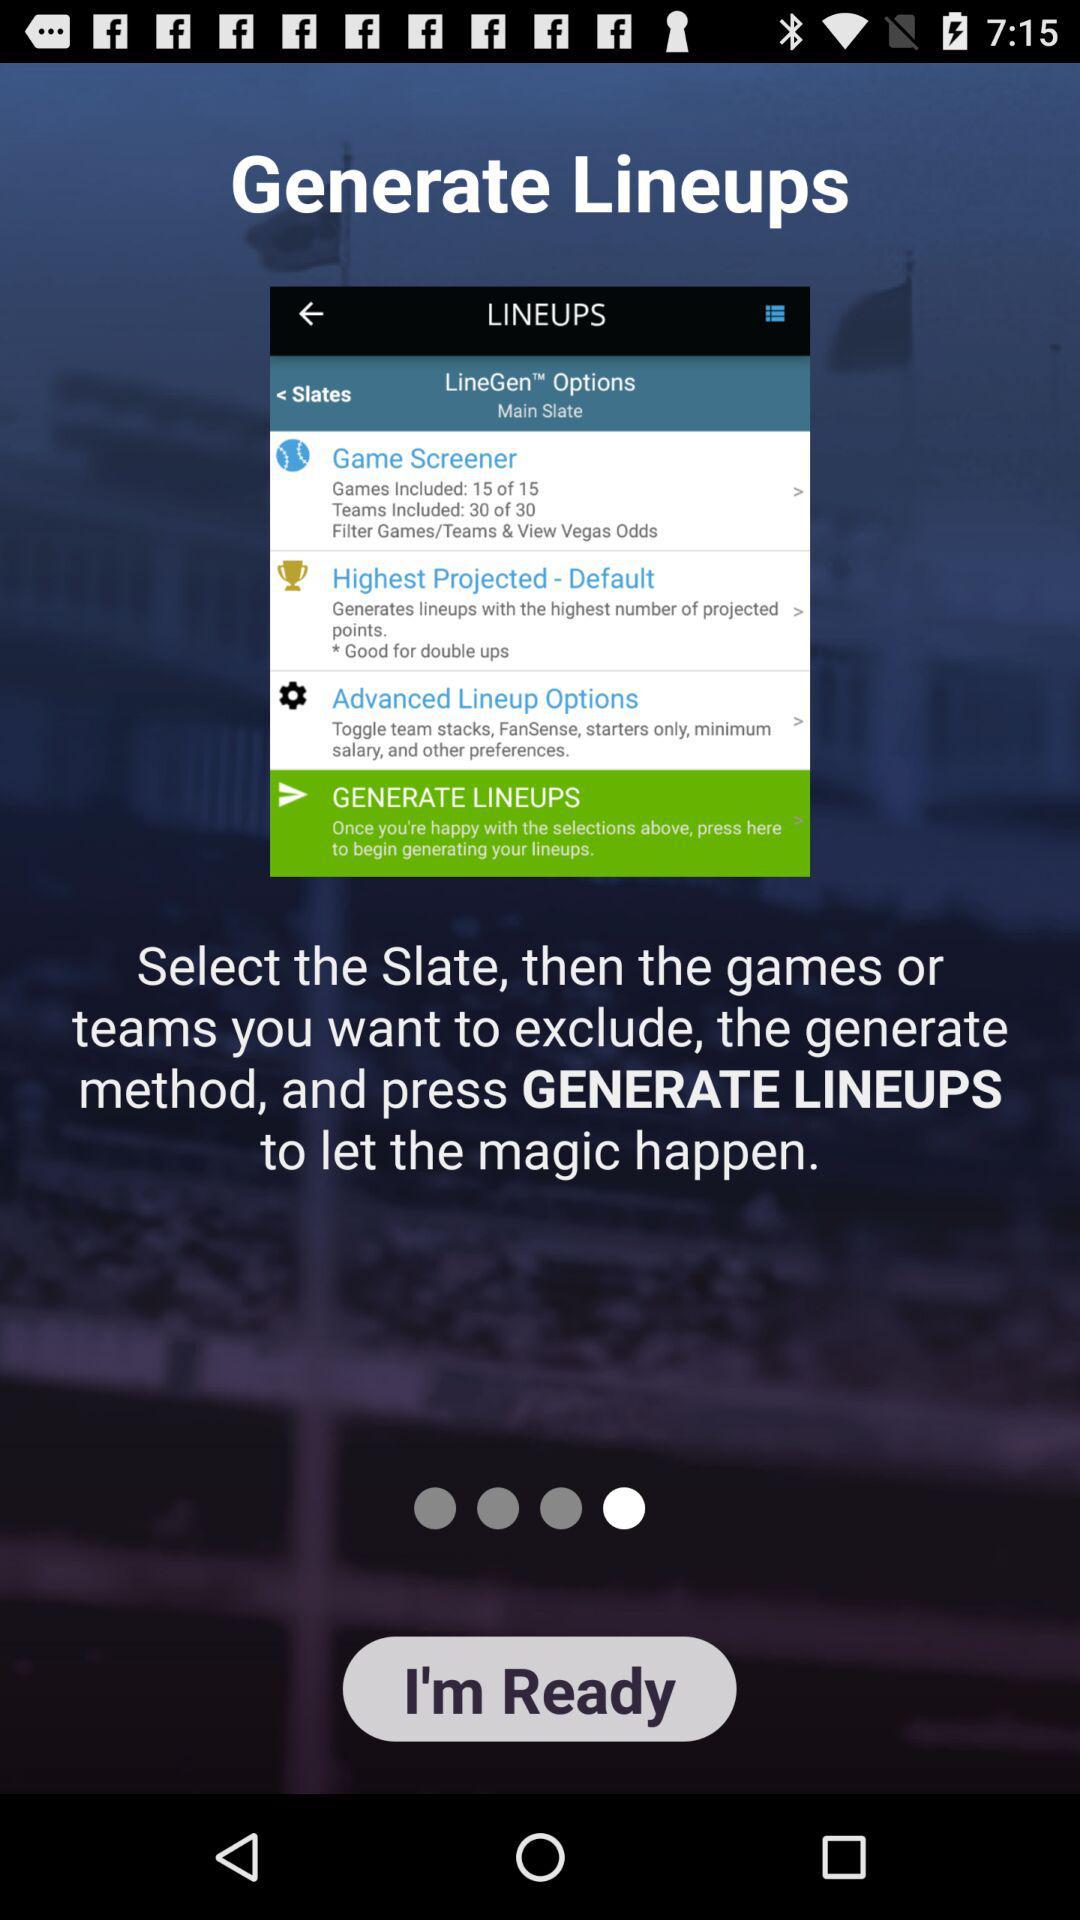 This screenshot has height=1920, width=1080. I want to click on the i'm ready button, so click(538, 1688).